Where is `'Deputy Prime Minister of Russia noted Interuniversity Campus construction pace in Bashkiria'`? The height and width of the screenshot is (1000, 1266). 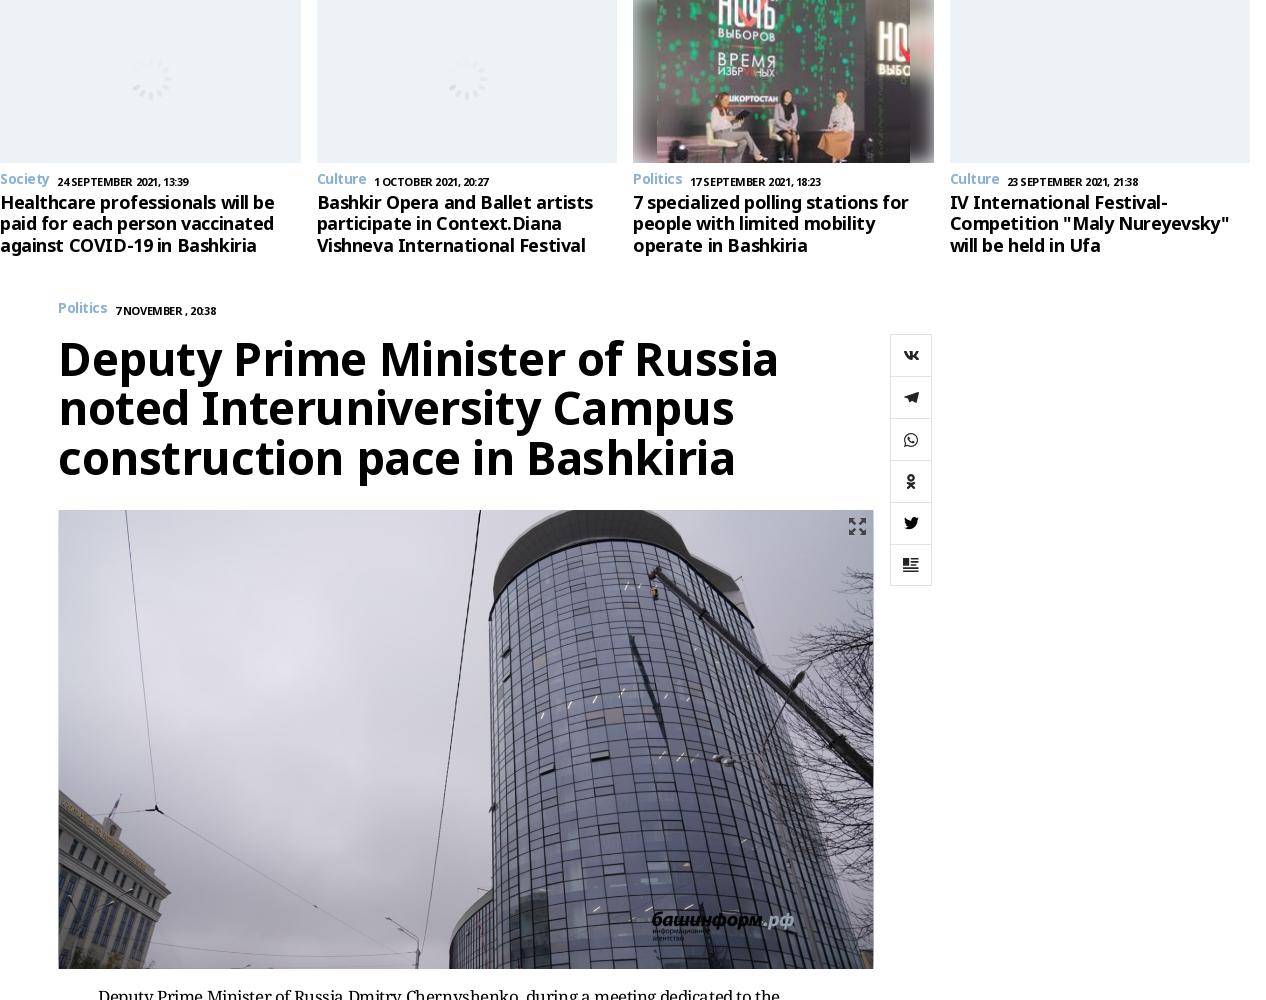 'Deputy Prime Minister of Russia noted Interuniversity Campus construction pace in Bashkiria' is located at coordinates (56, 407).